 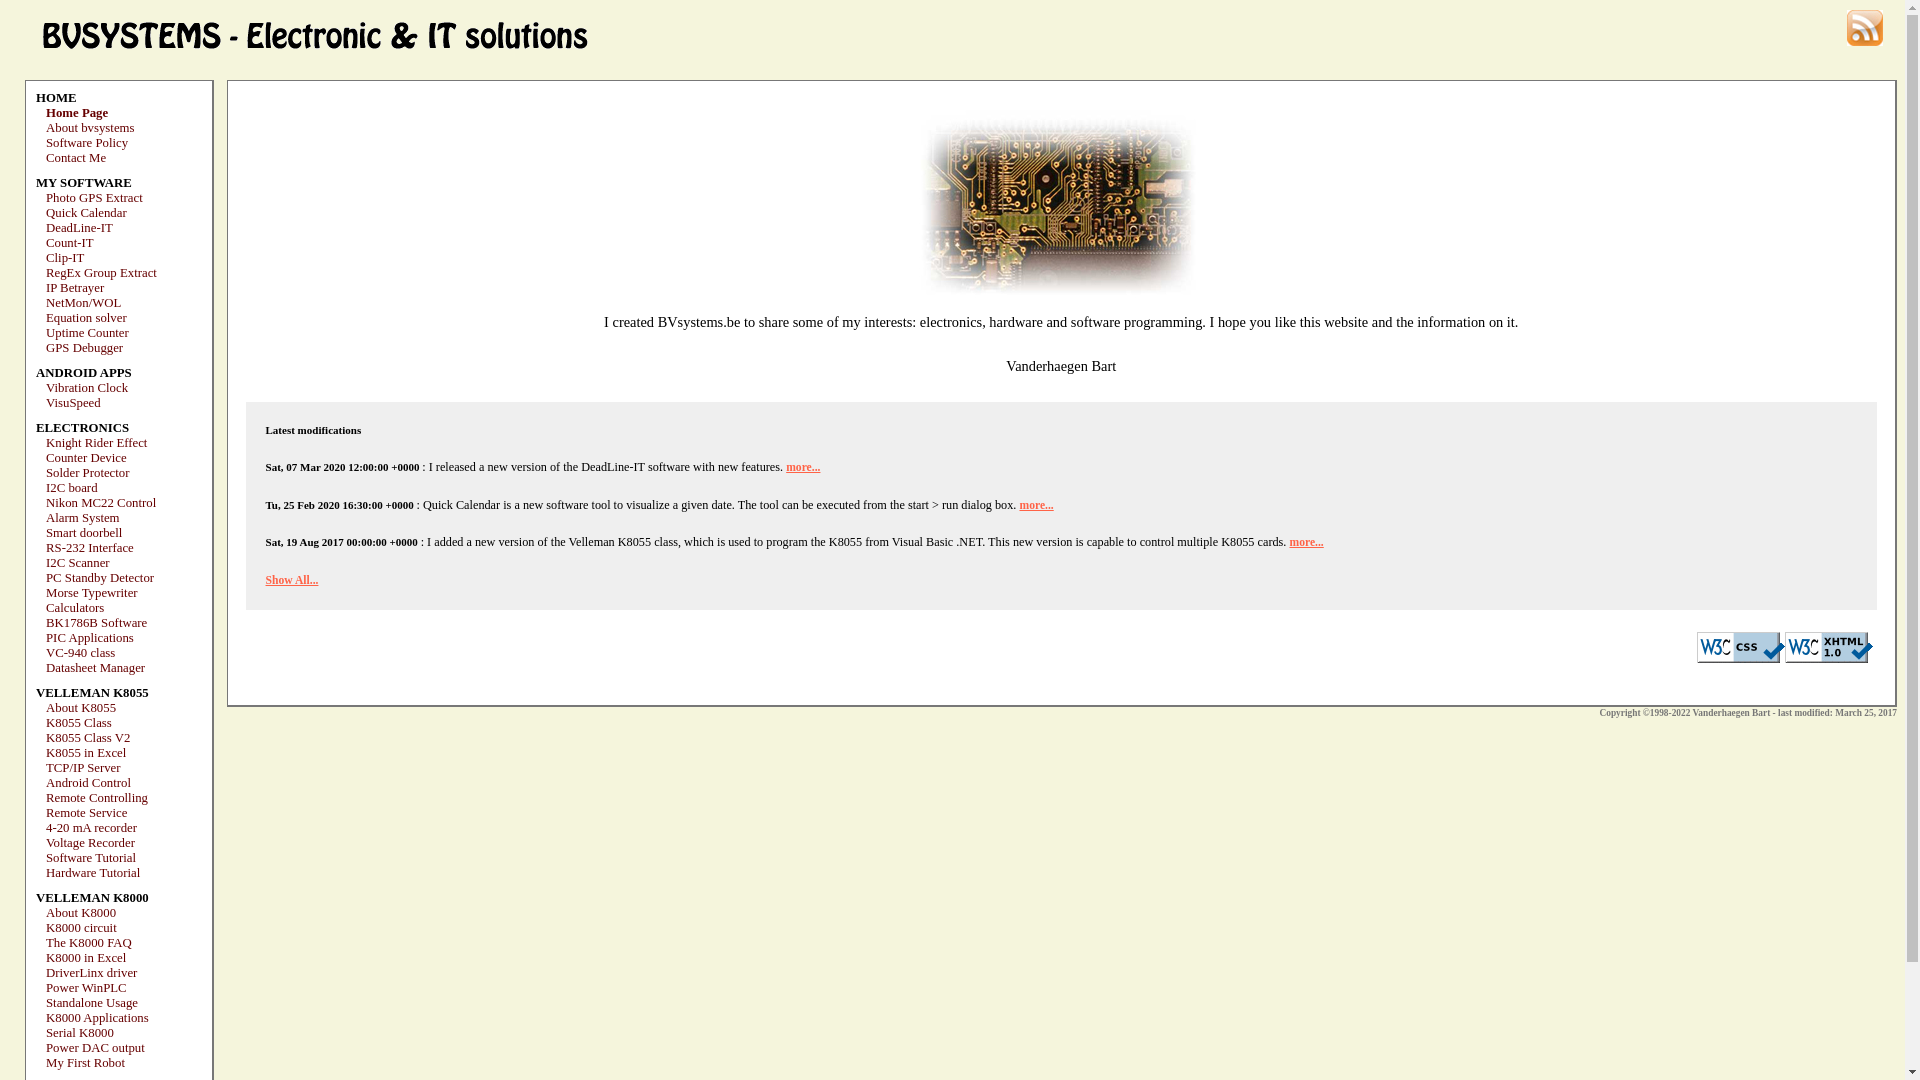 I want to click on 'more...', so click(x=1036, y=504).